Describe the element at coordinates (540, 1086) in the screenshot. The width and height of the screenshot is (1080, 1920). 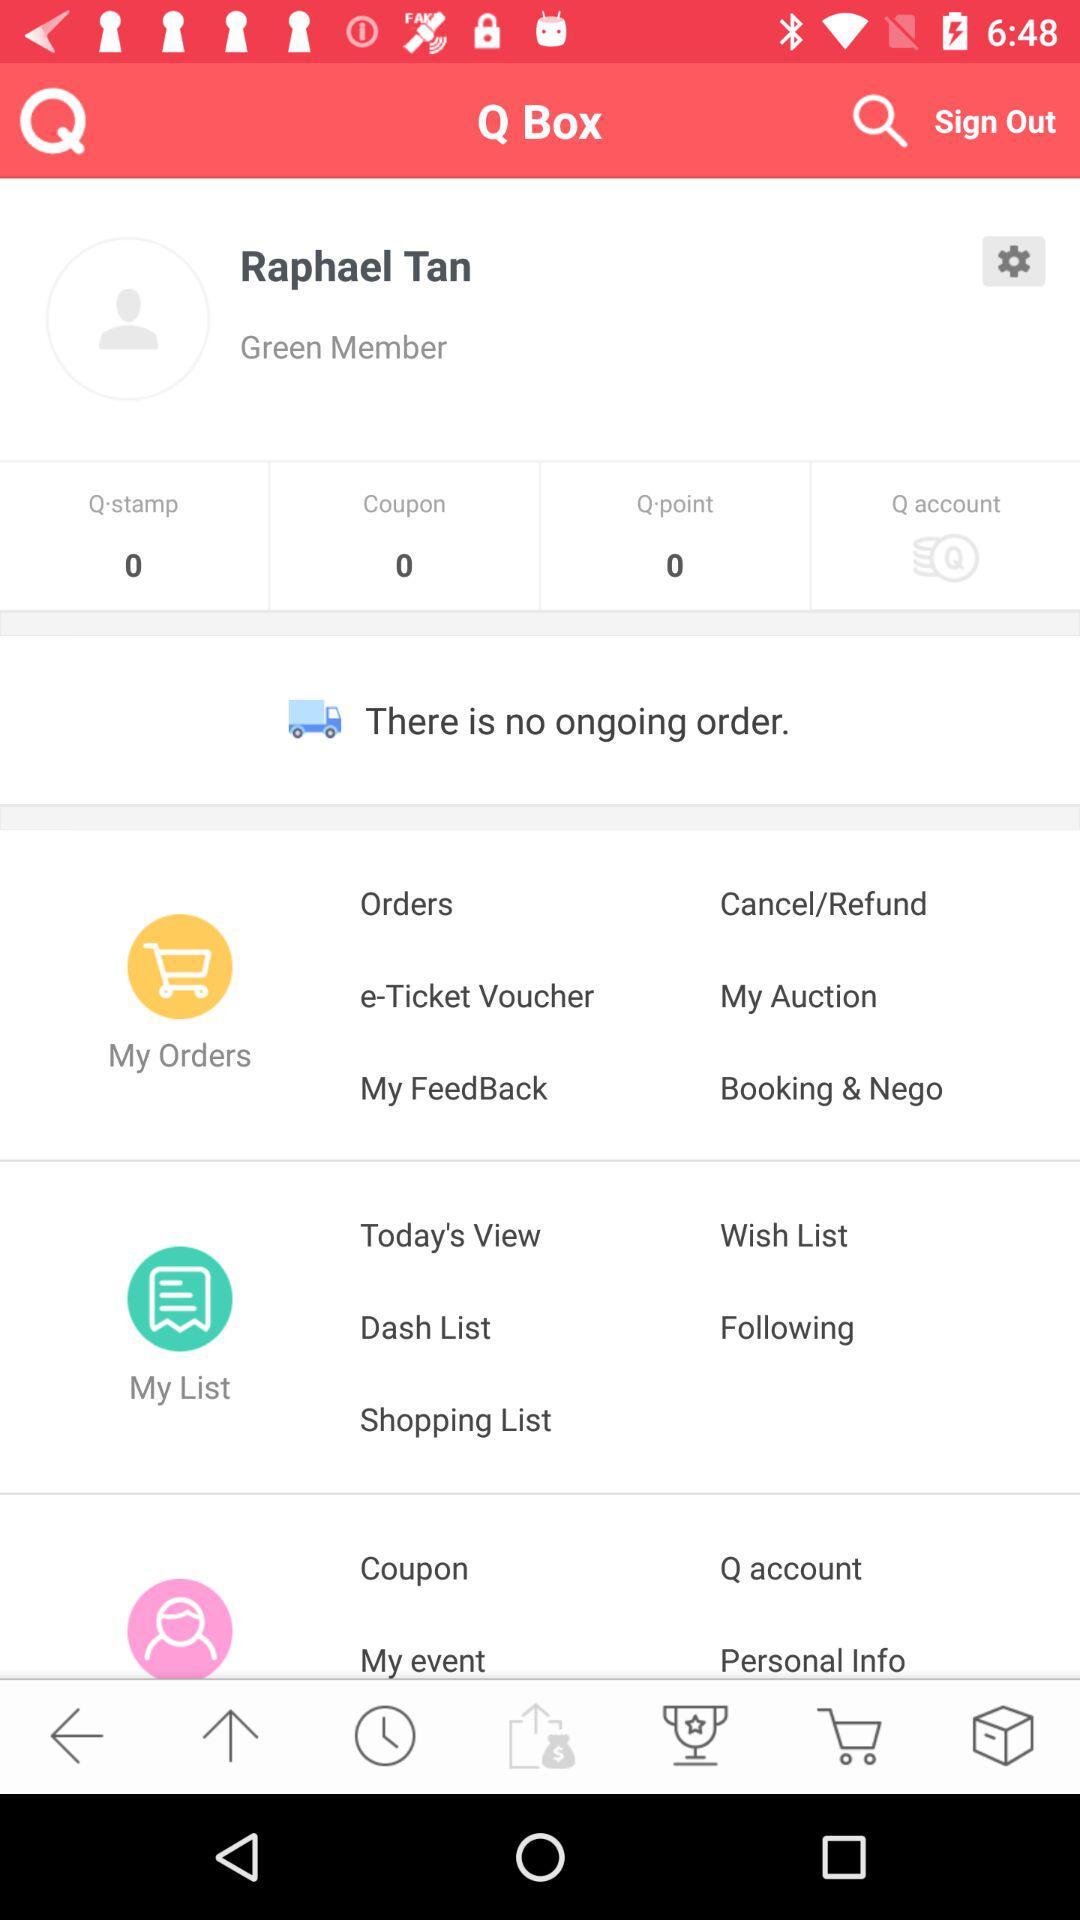
I see `the my feedback icon` at that location.